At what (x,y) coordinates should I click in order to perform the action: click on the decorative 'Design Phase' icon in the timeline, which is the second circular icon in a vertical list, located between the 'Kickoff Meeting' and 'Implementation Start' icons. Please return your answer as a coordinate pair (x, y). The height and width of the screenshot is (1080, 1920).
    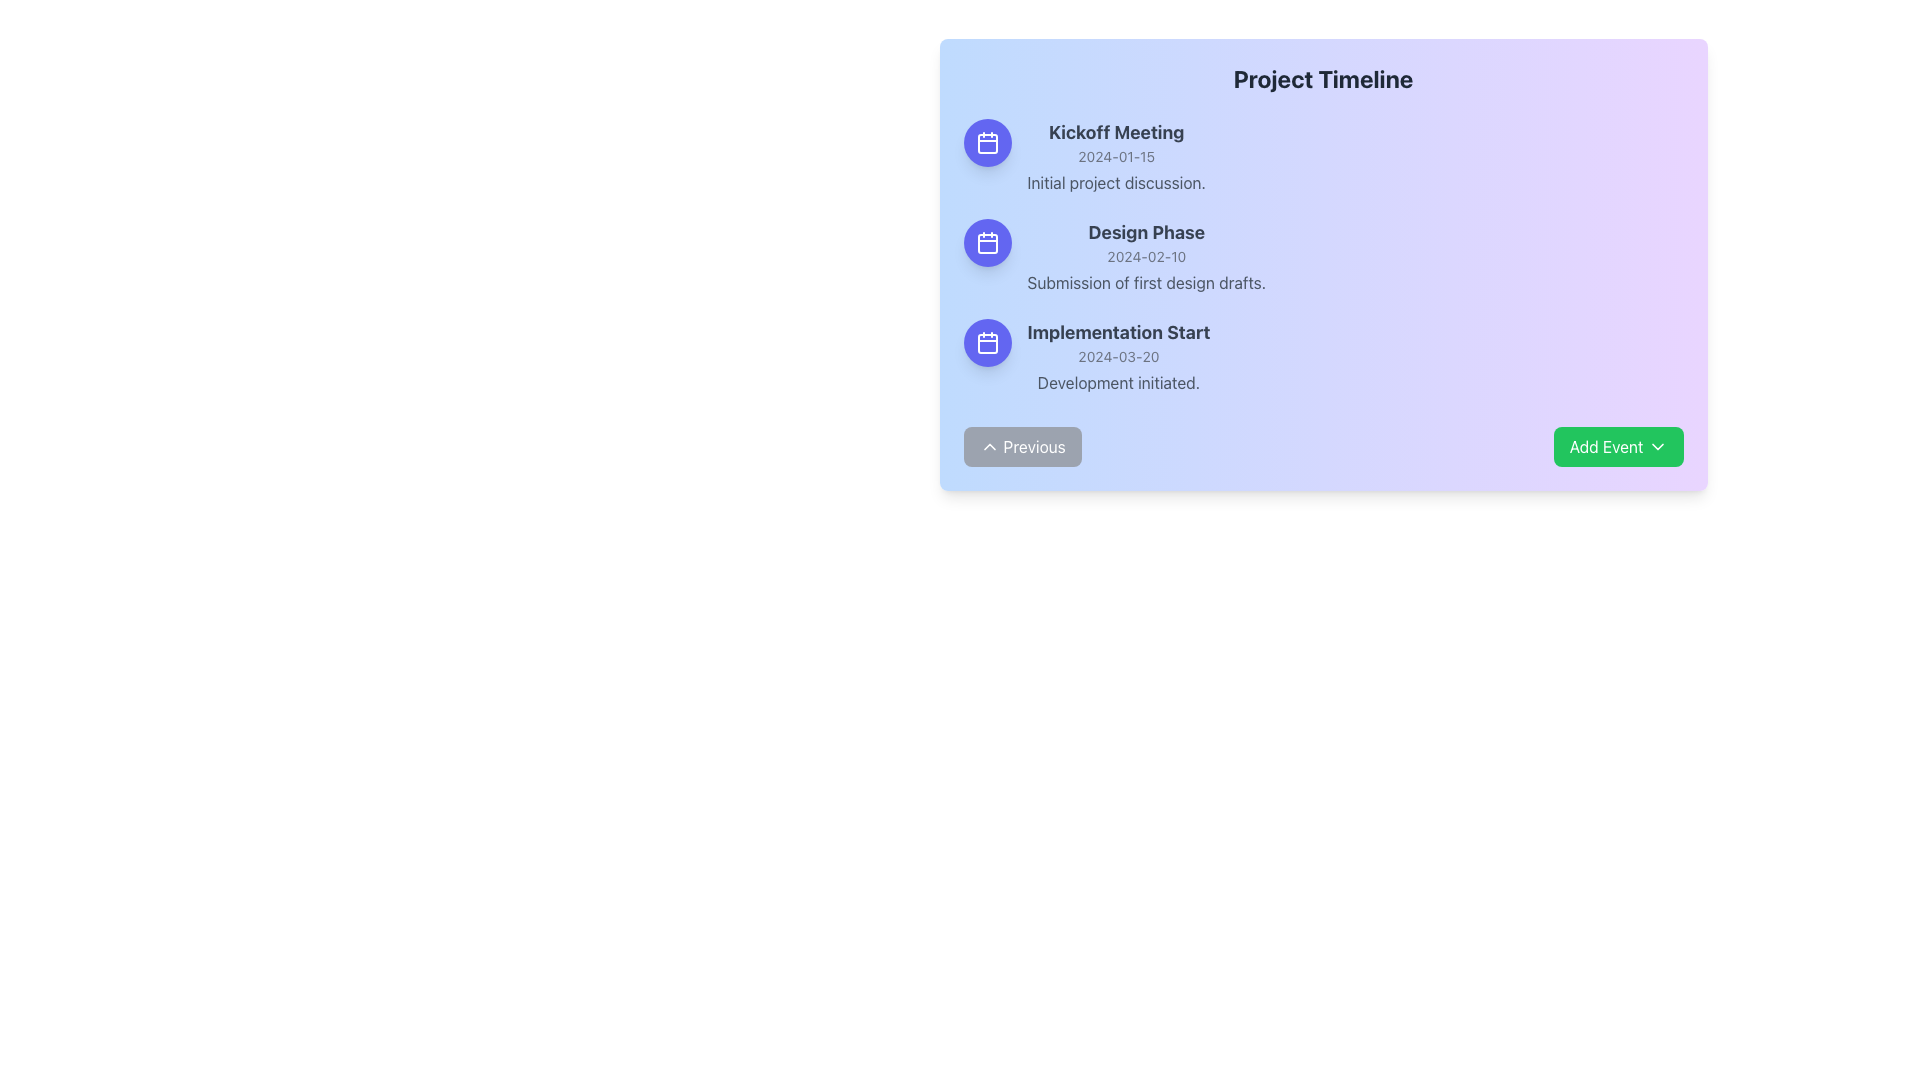
    Looking at the image, I should click on (987, 242).